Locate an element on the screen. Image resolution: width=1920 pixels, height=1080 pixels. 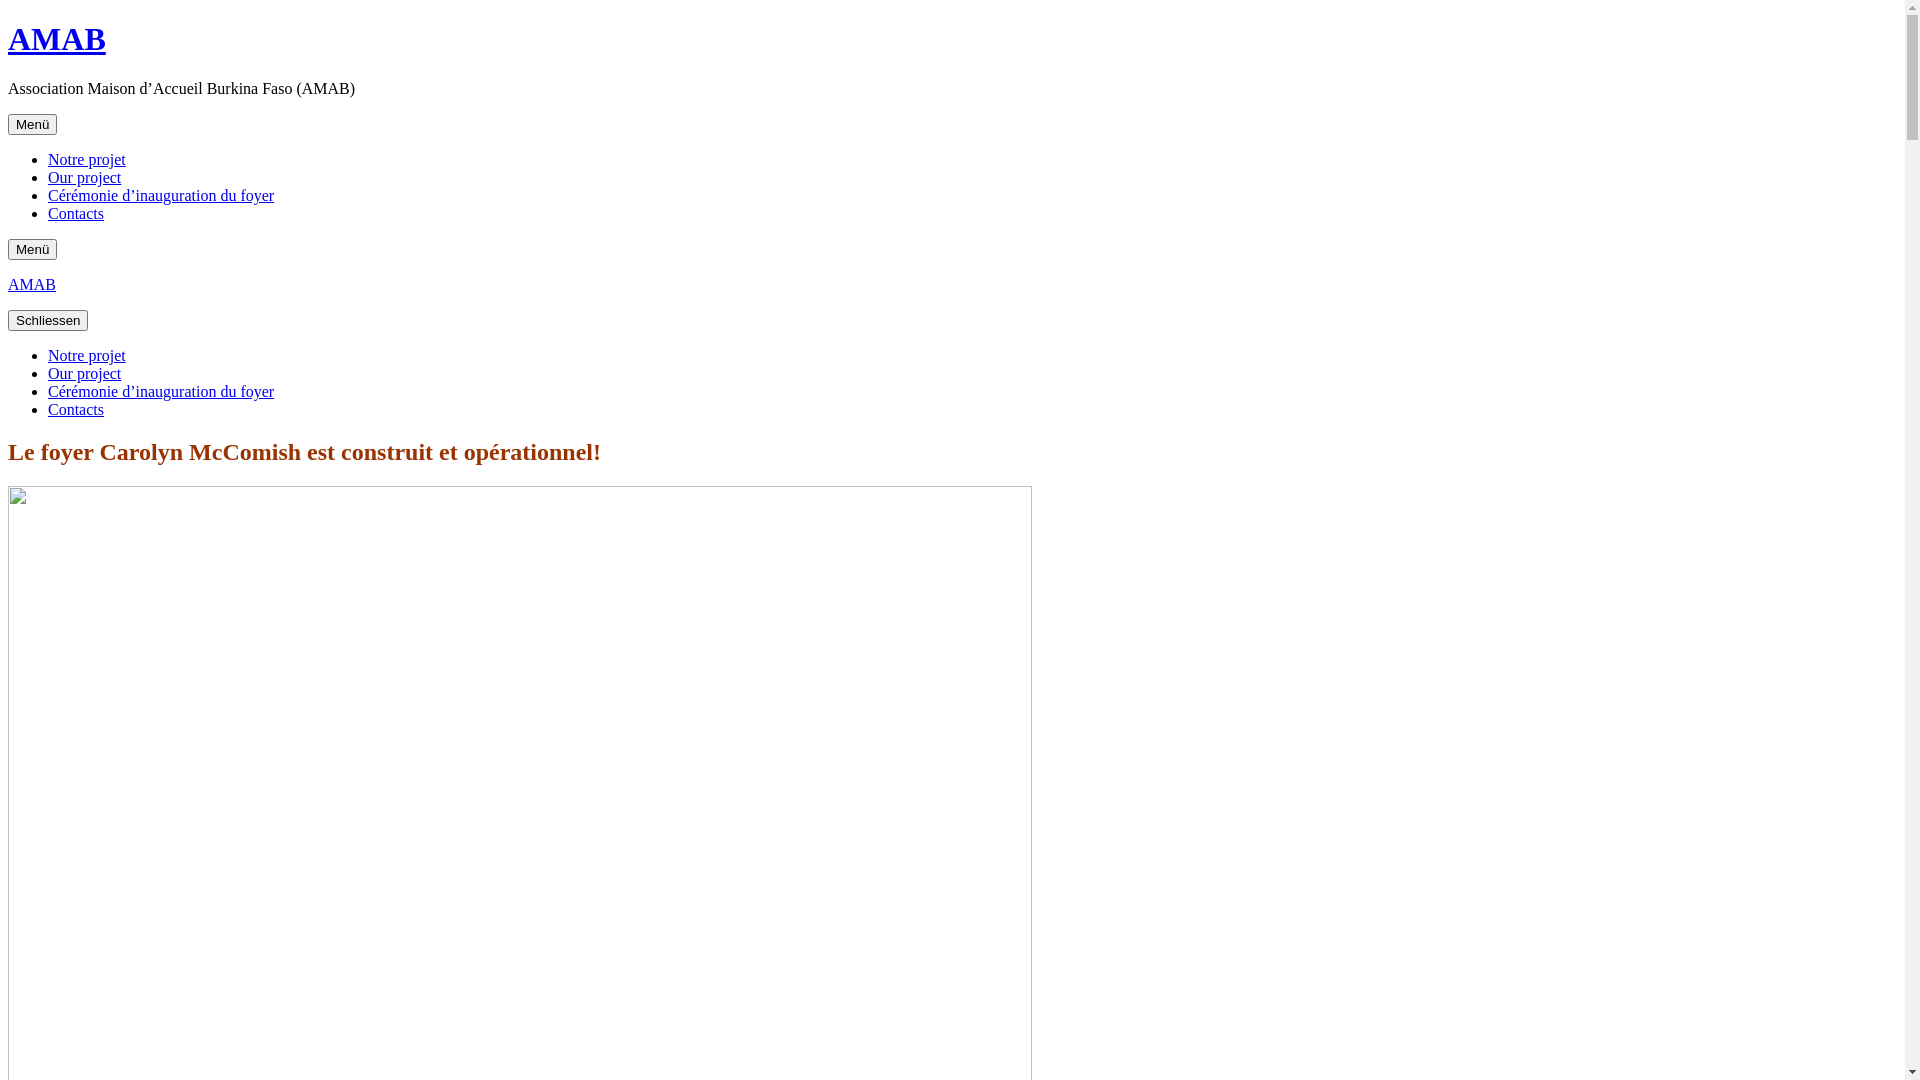
'Notre projet' is located at coordinates (85, 158).